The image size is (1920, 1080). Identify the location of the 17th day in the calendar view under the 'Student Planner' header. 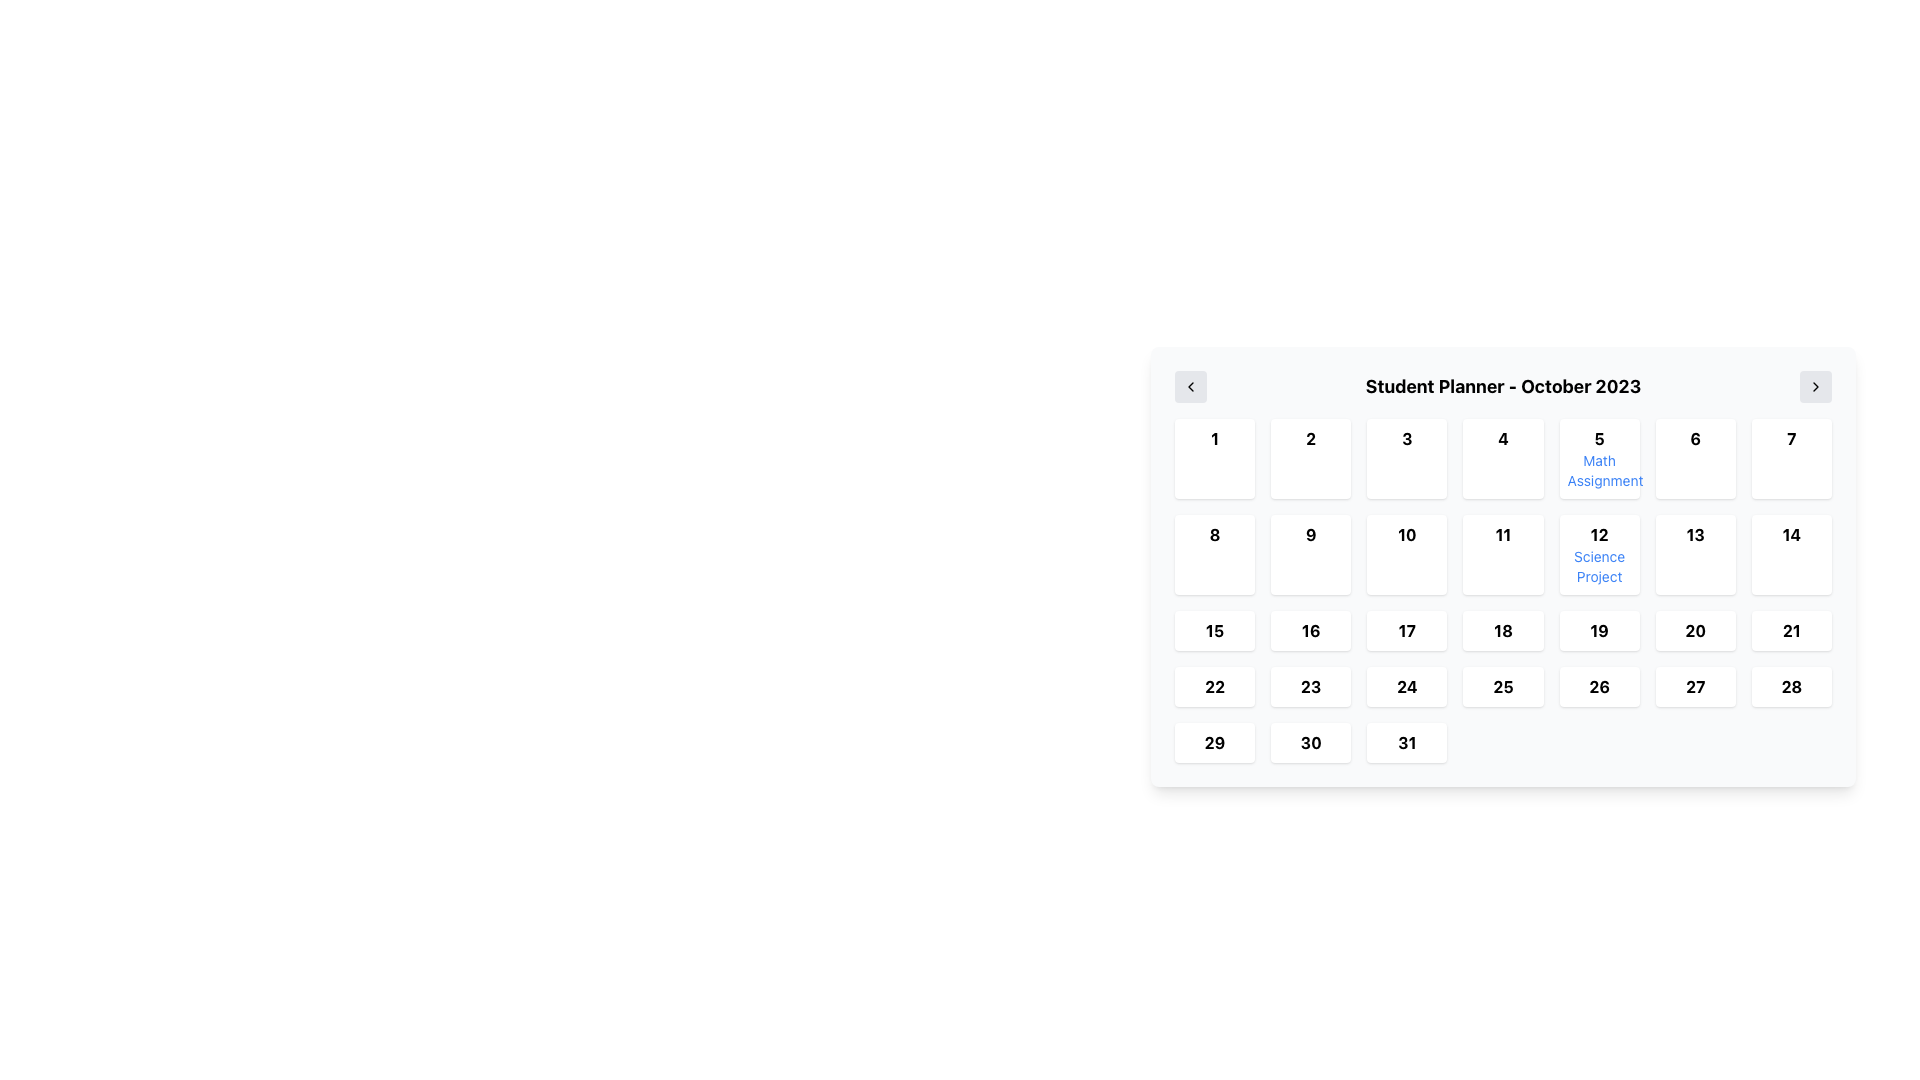
(1406, 631).